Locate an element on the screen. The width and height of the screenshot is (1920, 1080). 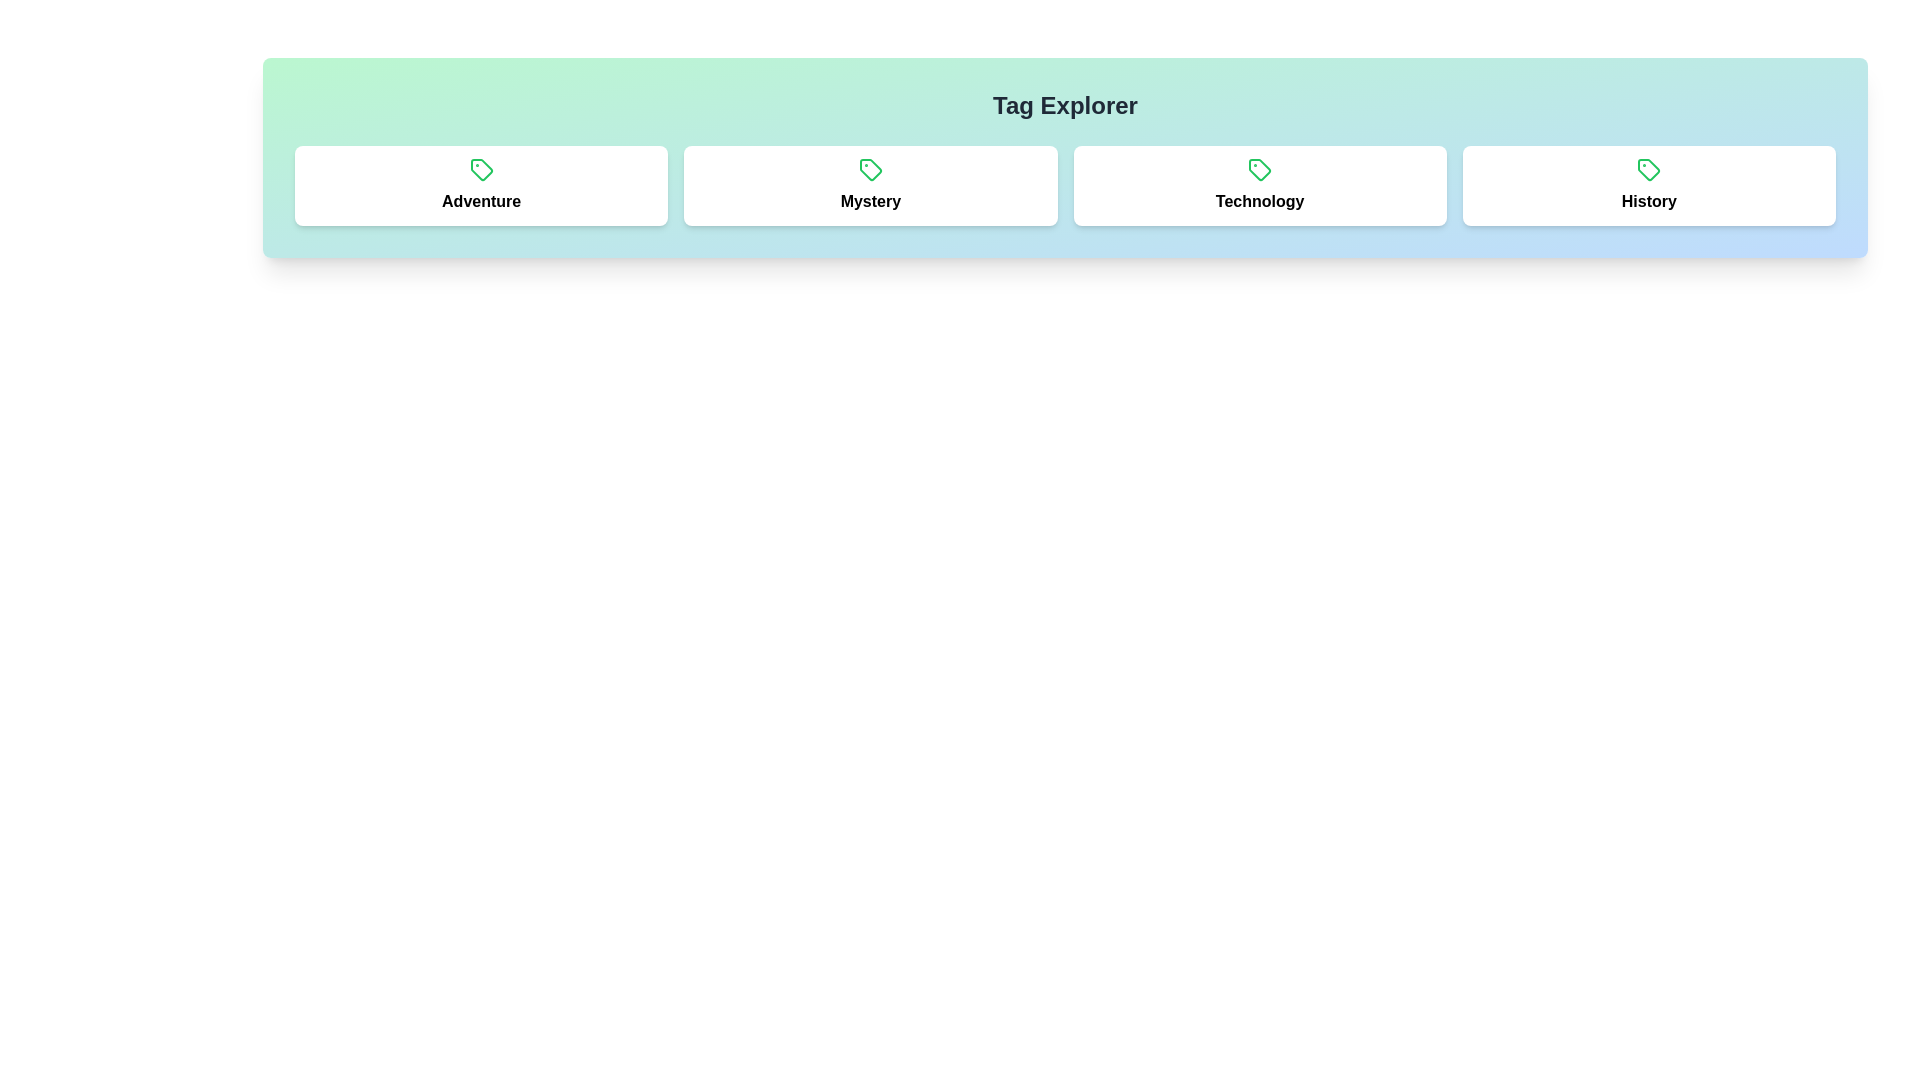
the visual tag icon centered within the second option box labeled 'Mystery' in the 'Tag Explorer' section is located at coordinates (870, 168).